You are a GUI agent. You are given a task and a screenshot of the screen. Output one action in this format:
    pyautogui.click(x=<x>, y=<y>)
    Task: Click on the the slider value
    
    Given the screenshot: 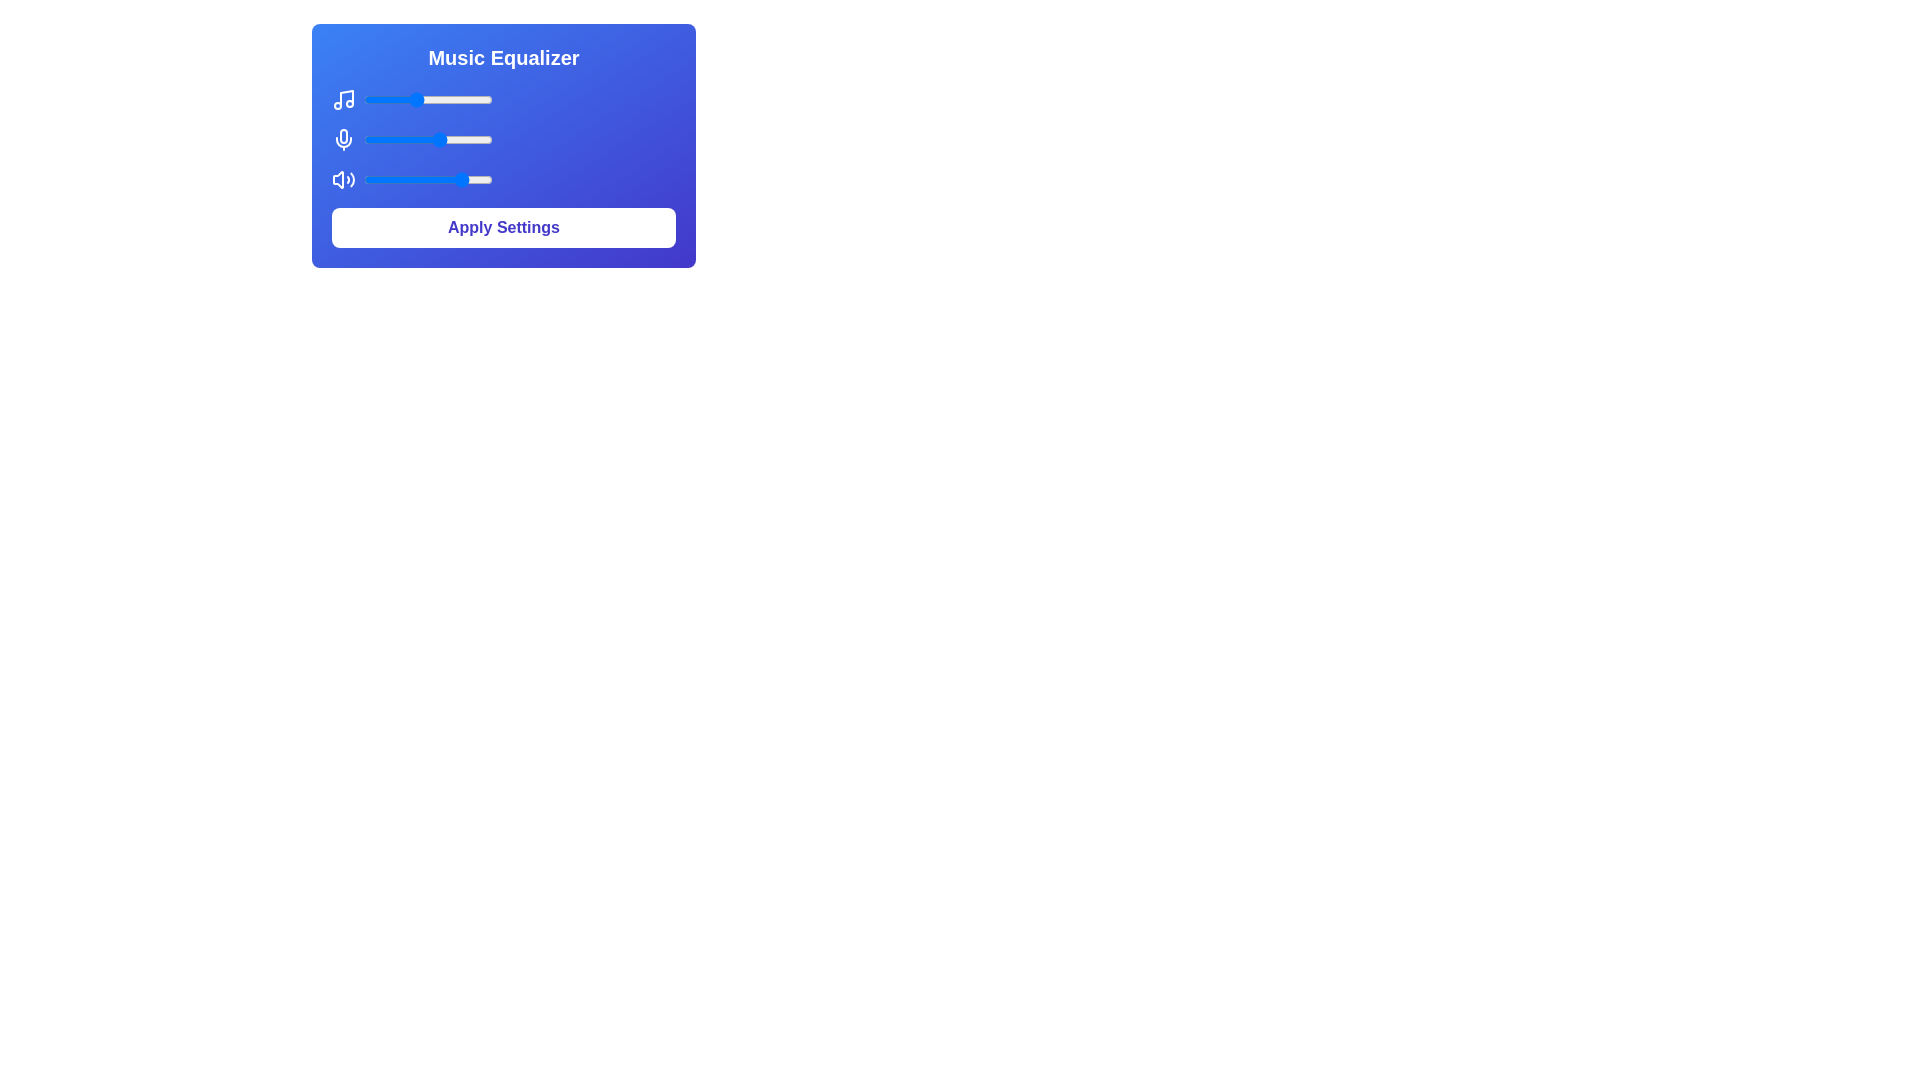 What is the action you would take?
    pyautogui.click(x=376, y=180)
    